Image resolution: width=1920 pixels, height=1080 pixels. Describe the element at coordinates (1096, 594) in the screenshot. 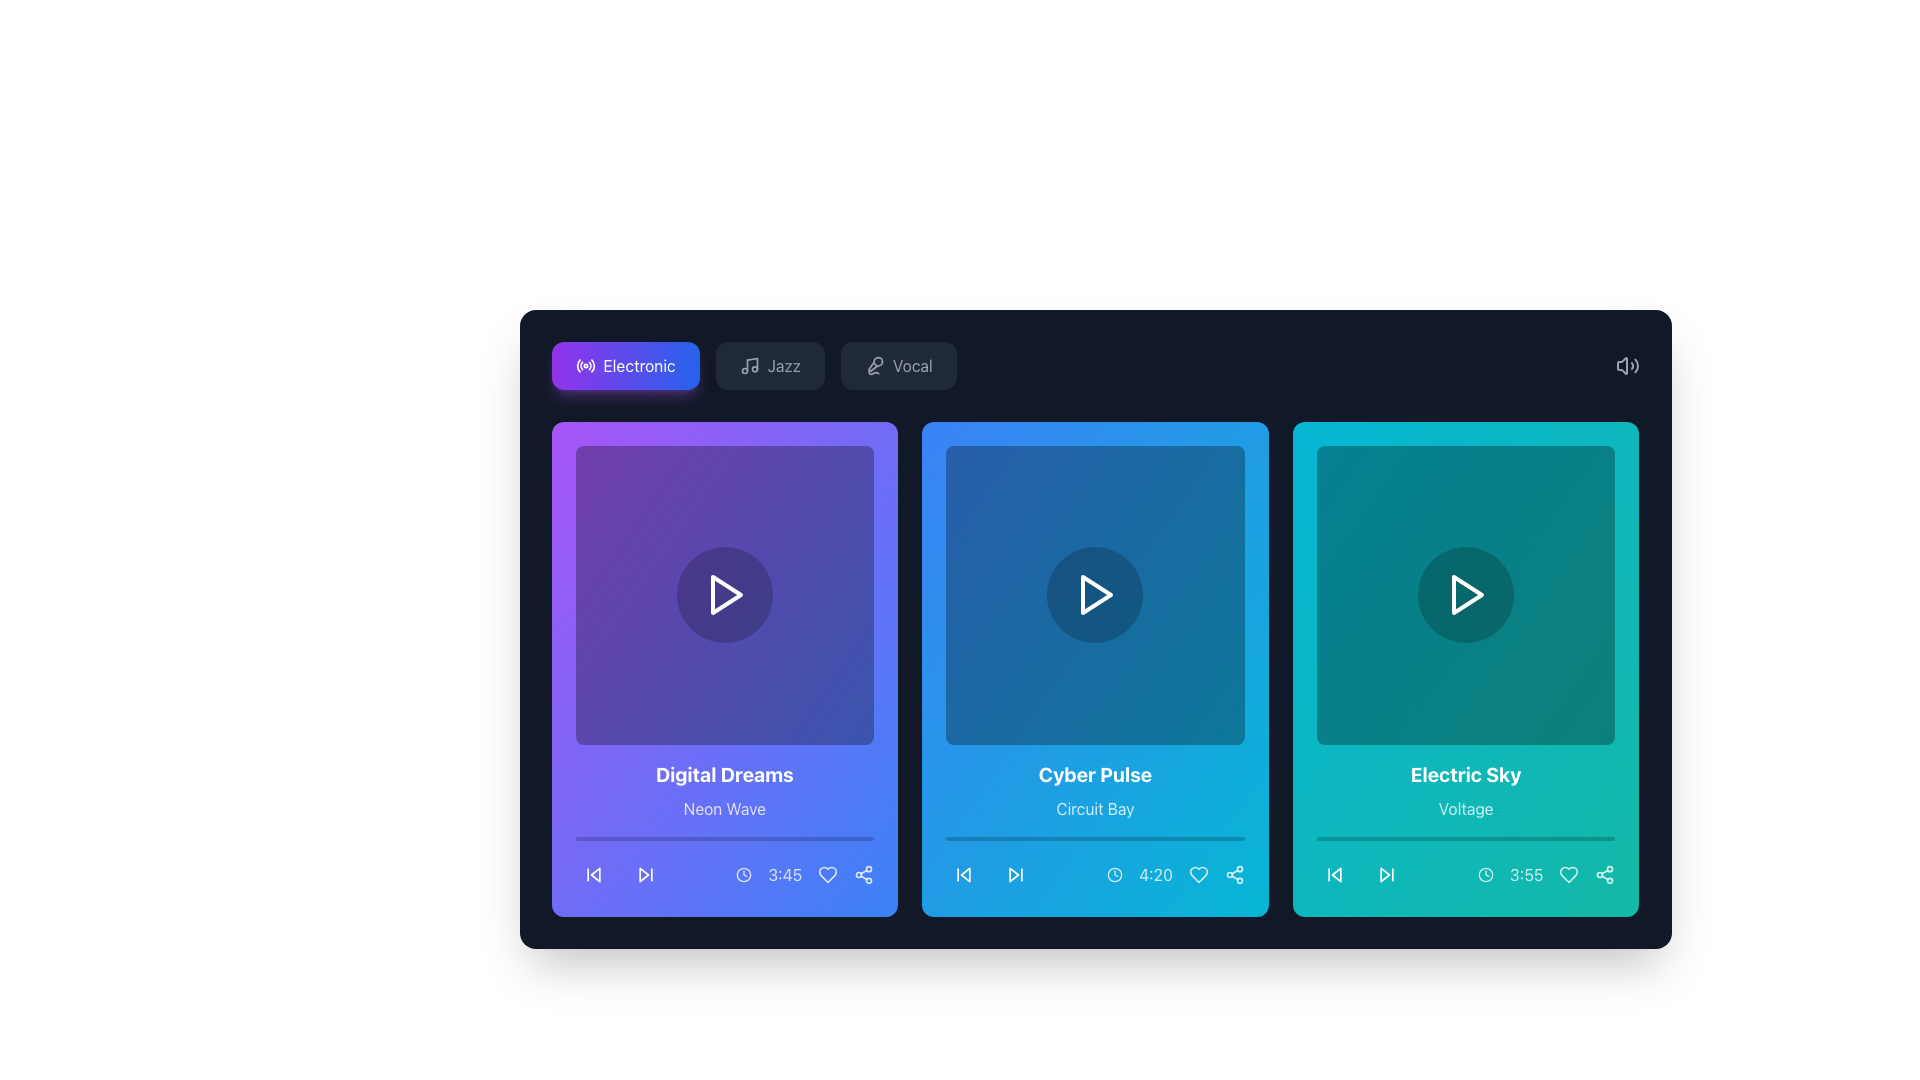

I see `the triangular play button icon, which is filled with white color, located at the center of the second card titled 'Cyber Pulse' with a blue gradient background` at that location.